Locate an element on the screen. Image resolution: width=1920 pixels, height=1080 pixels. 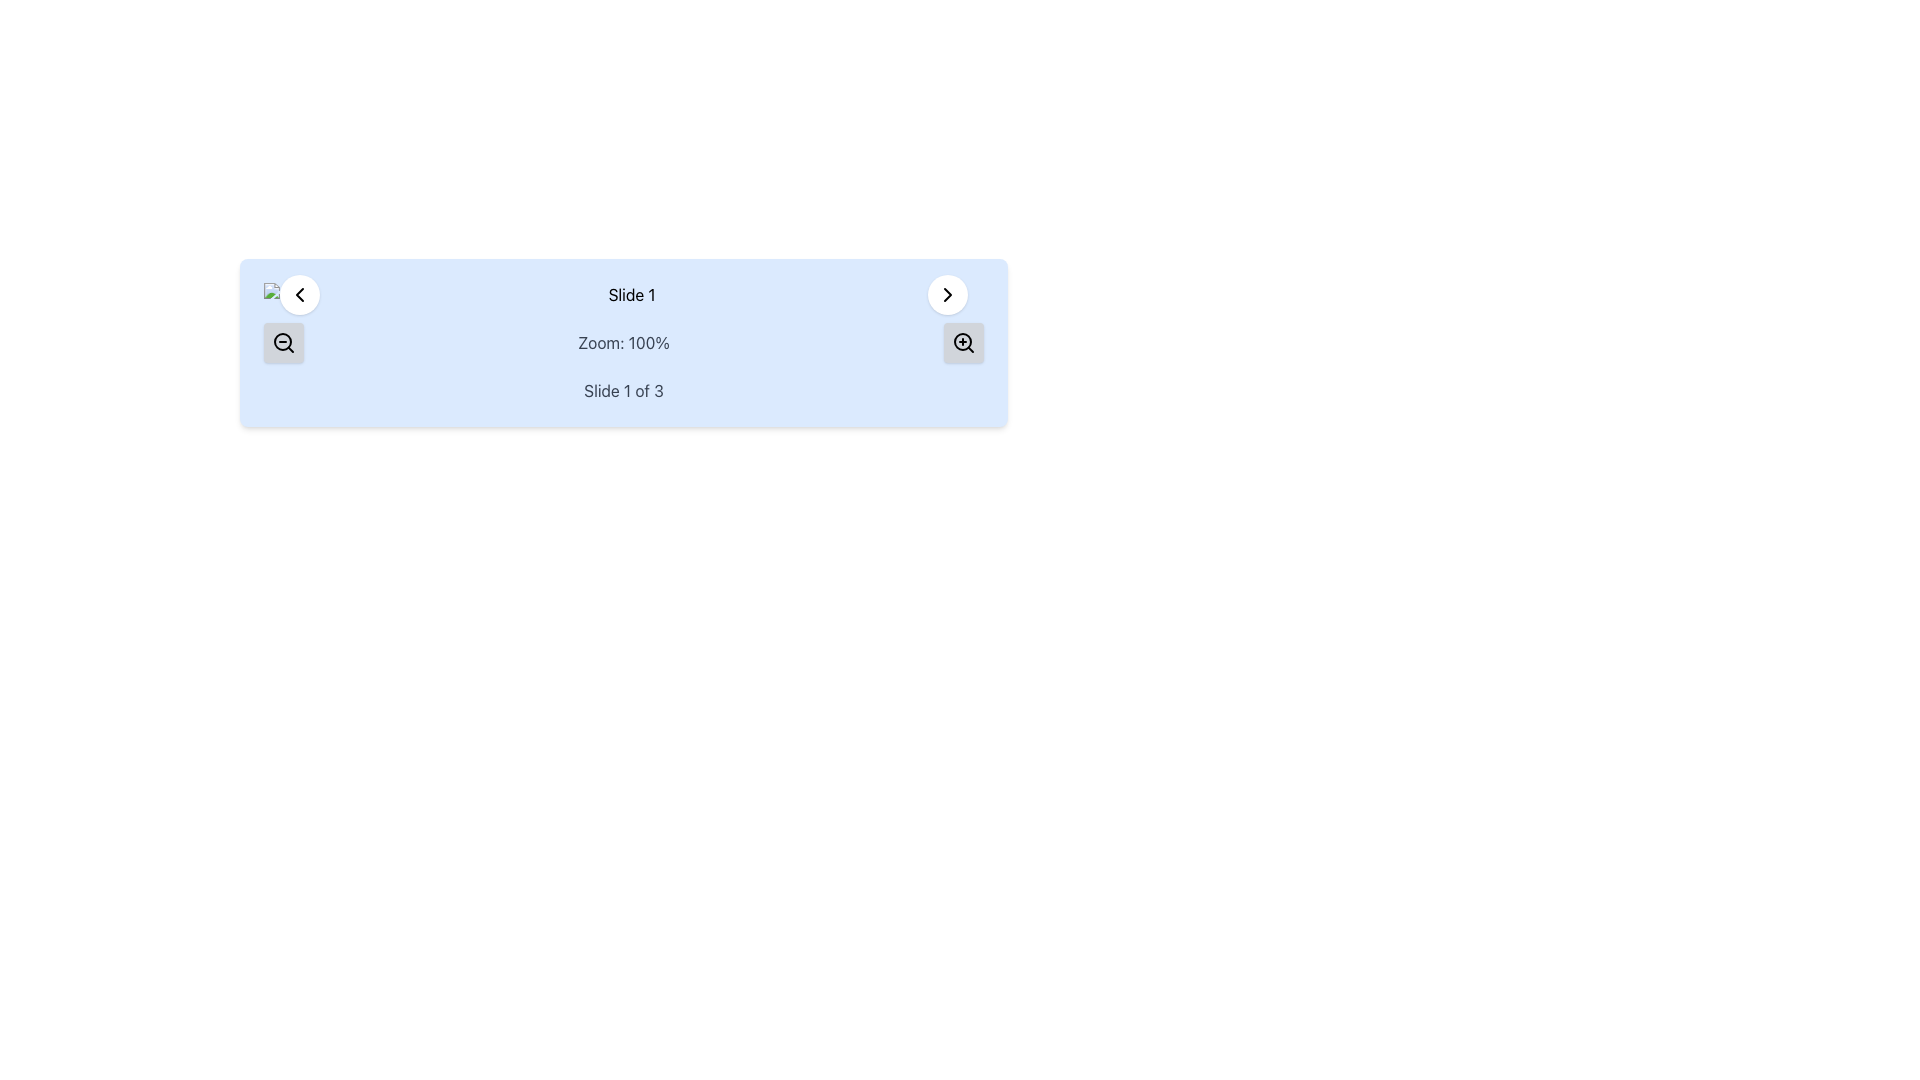
the zoom-out button located to the left of the text 'Zoom: 100%' in the toolbar is located at coordinates (282, 342).